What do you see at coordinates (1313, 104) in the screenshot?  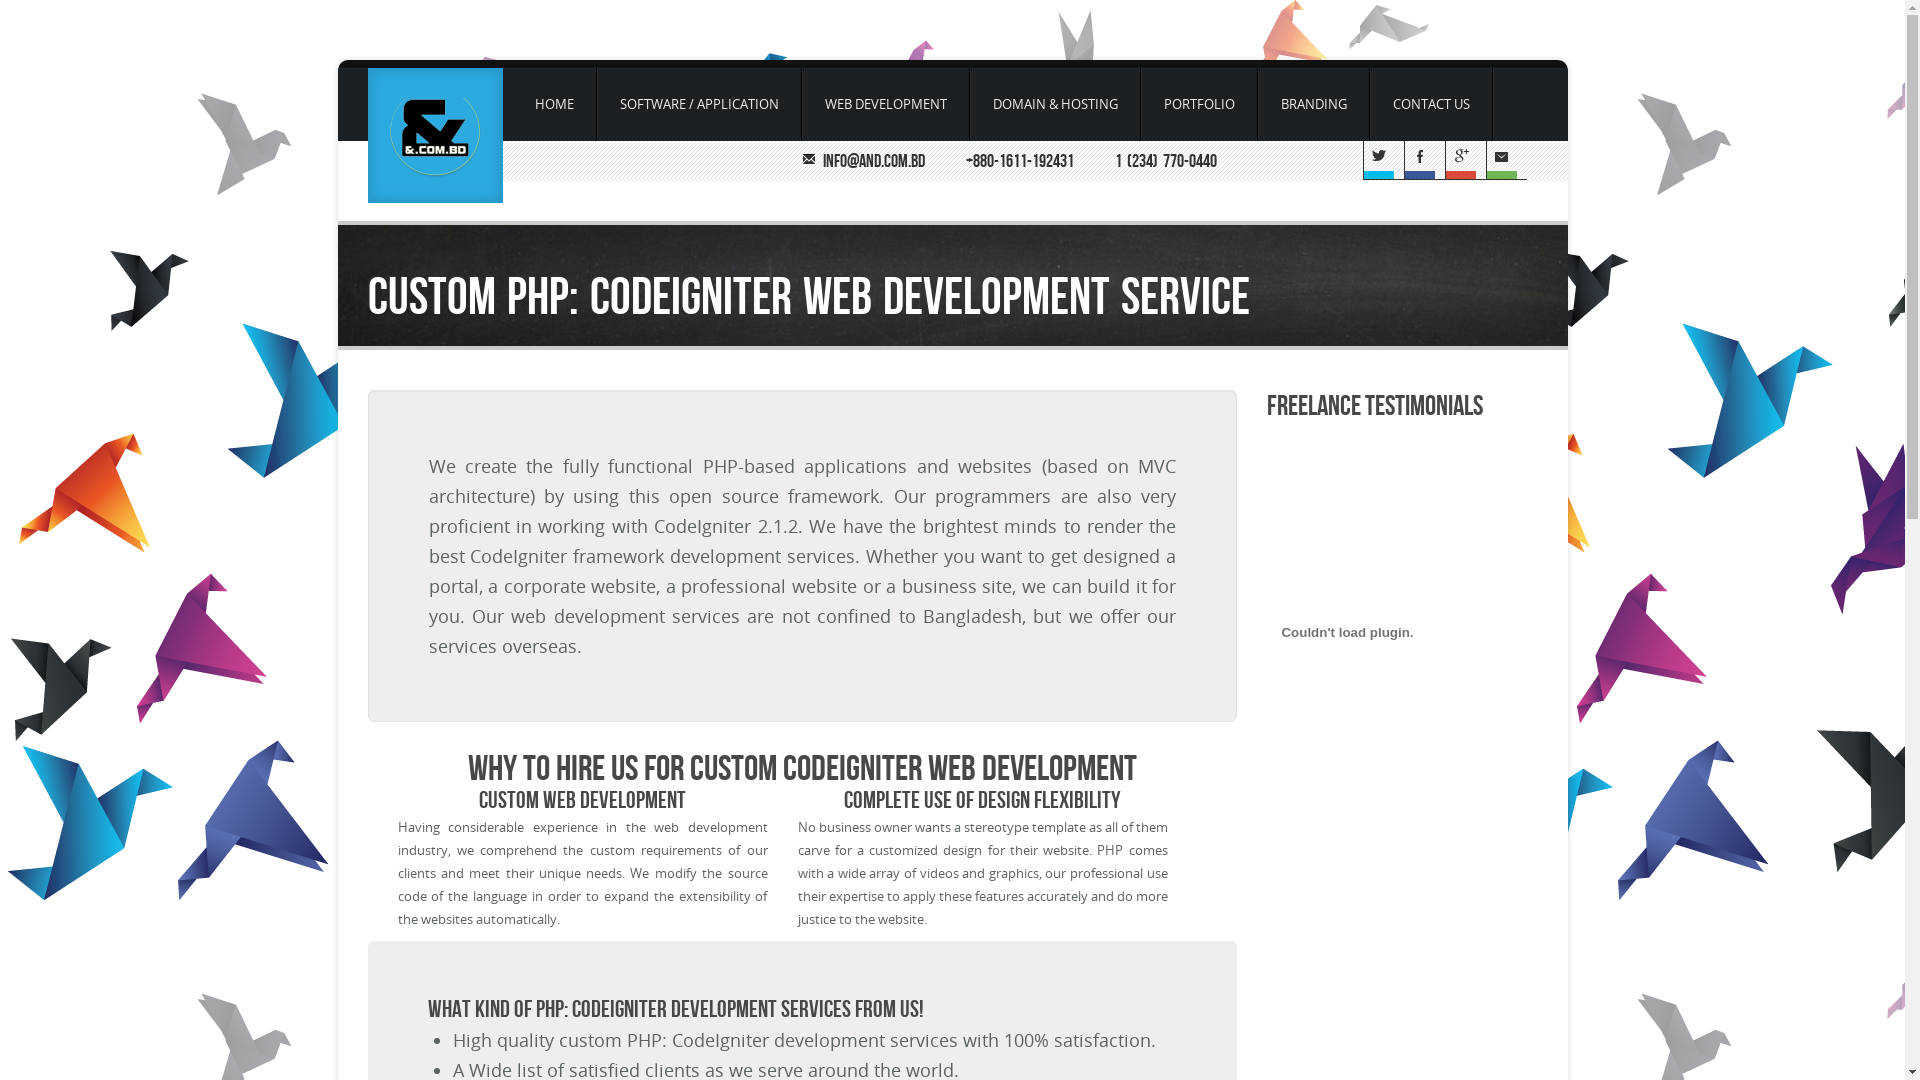 I see `'BRANDING'` at bounding box center [1313, 104].